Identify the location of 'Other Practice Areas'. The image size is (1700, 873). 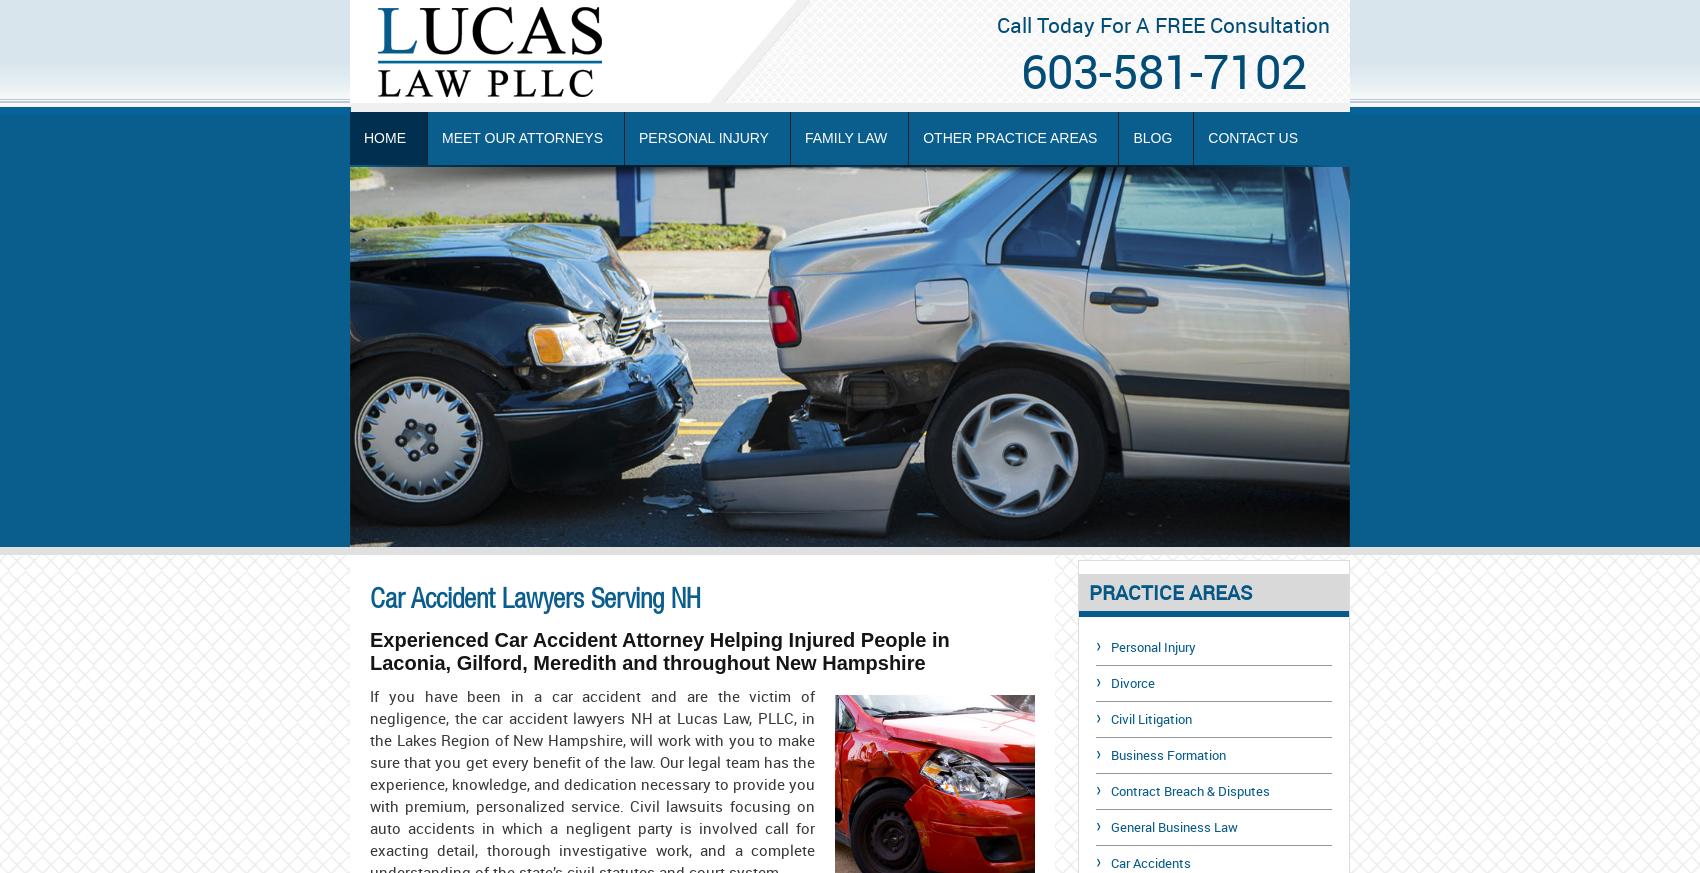
(922, 138).